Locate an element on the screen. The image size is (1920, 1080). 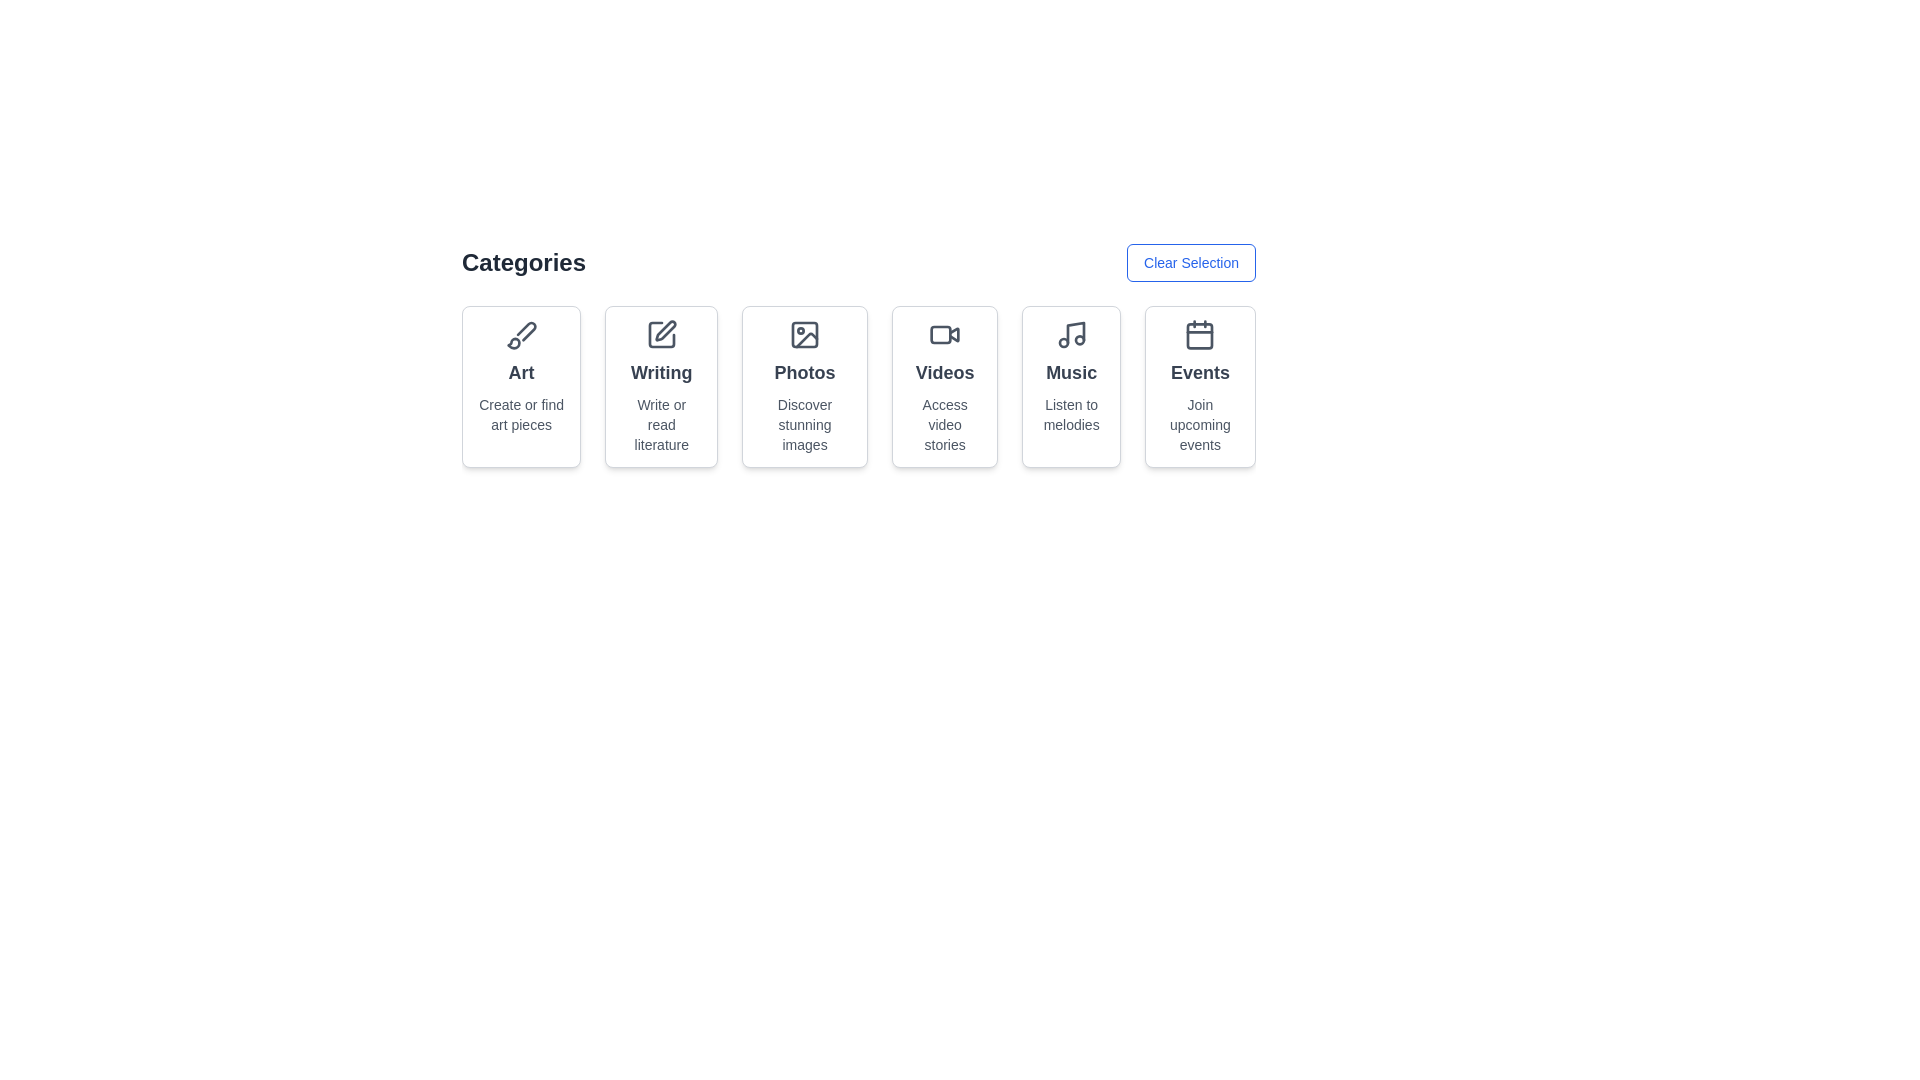
the 'Writing' card is located at coordinates (661, 334).